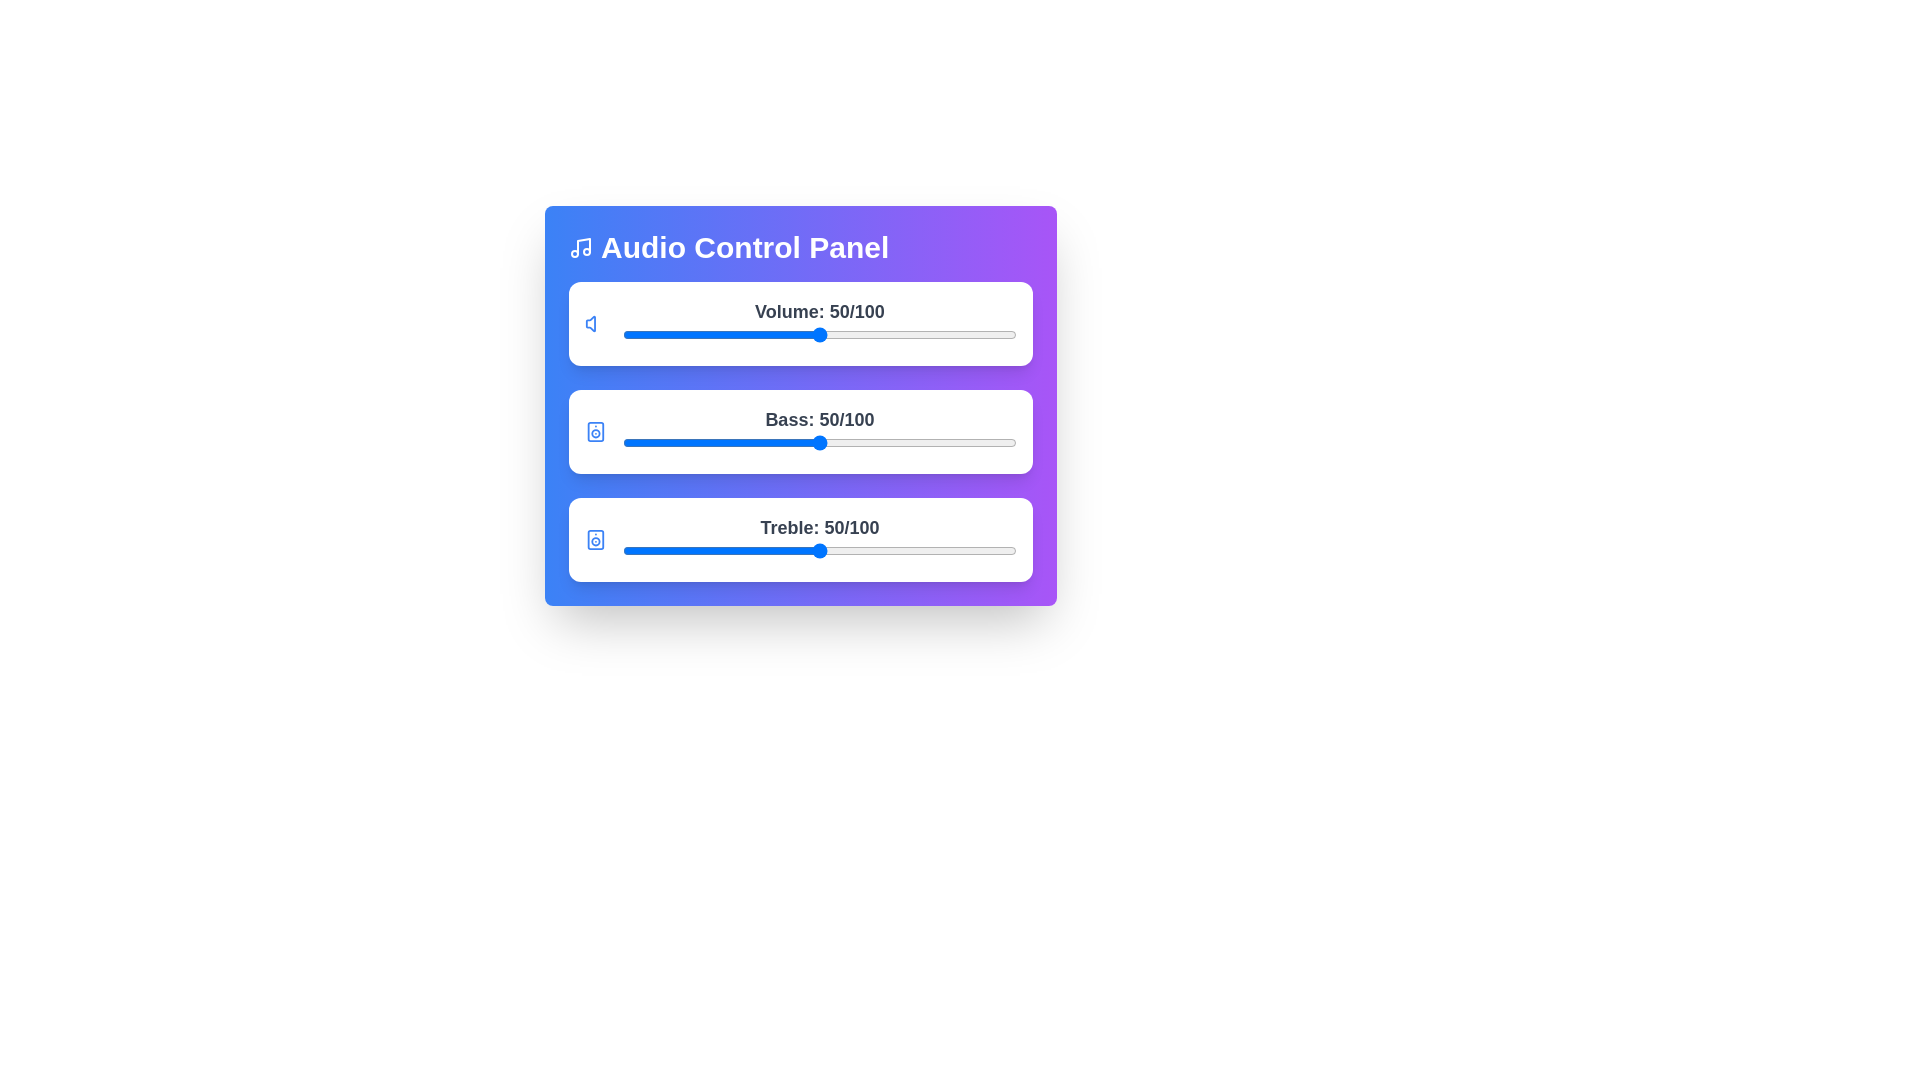  I want to click on the treble slider to 85 value, so click(956, 551).